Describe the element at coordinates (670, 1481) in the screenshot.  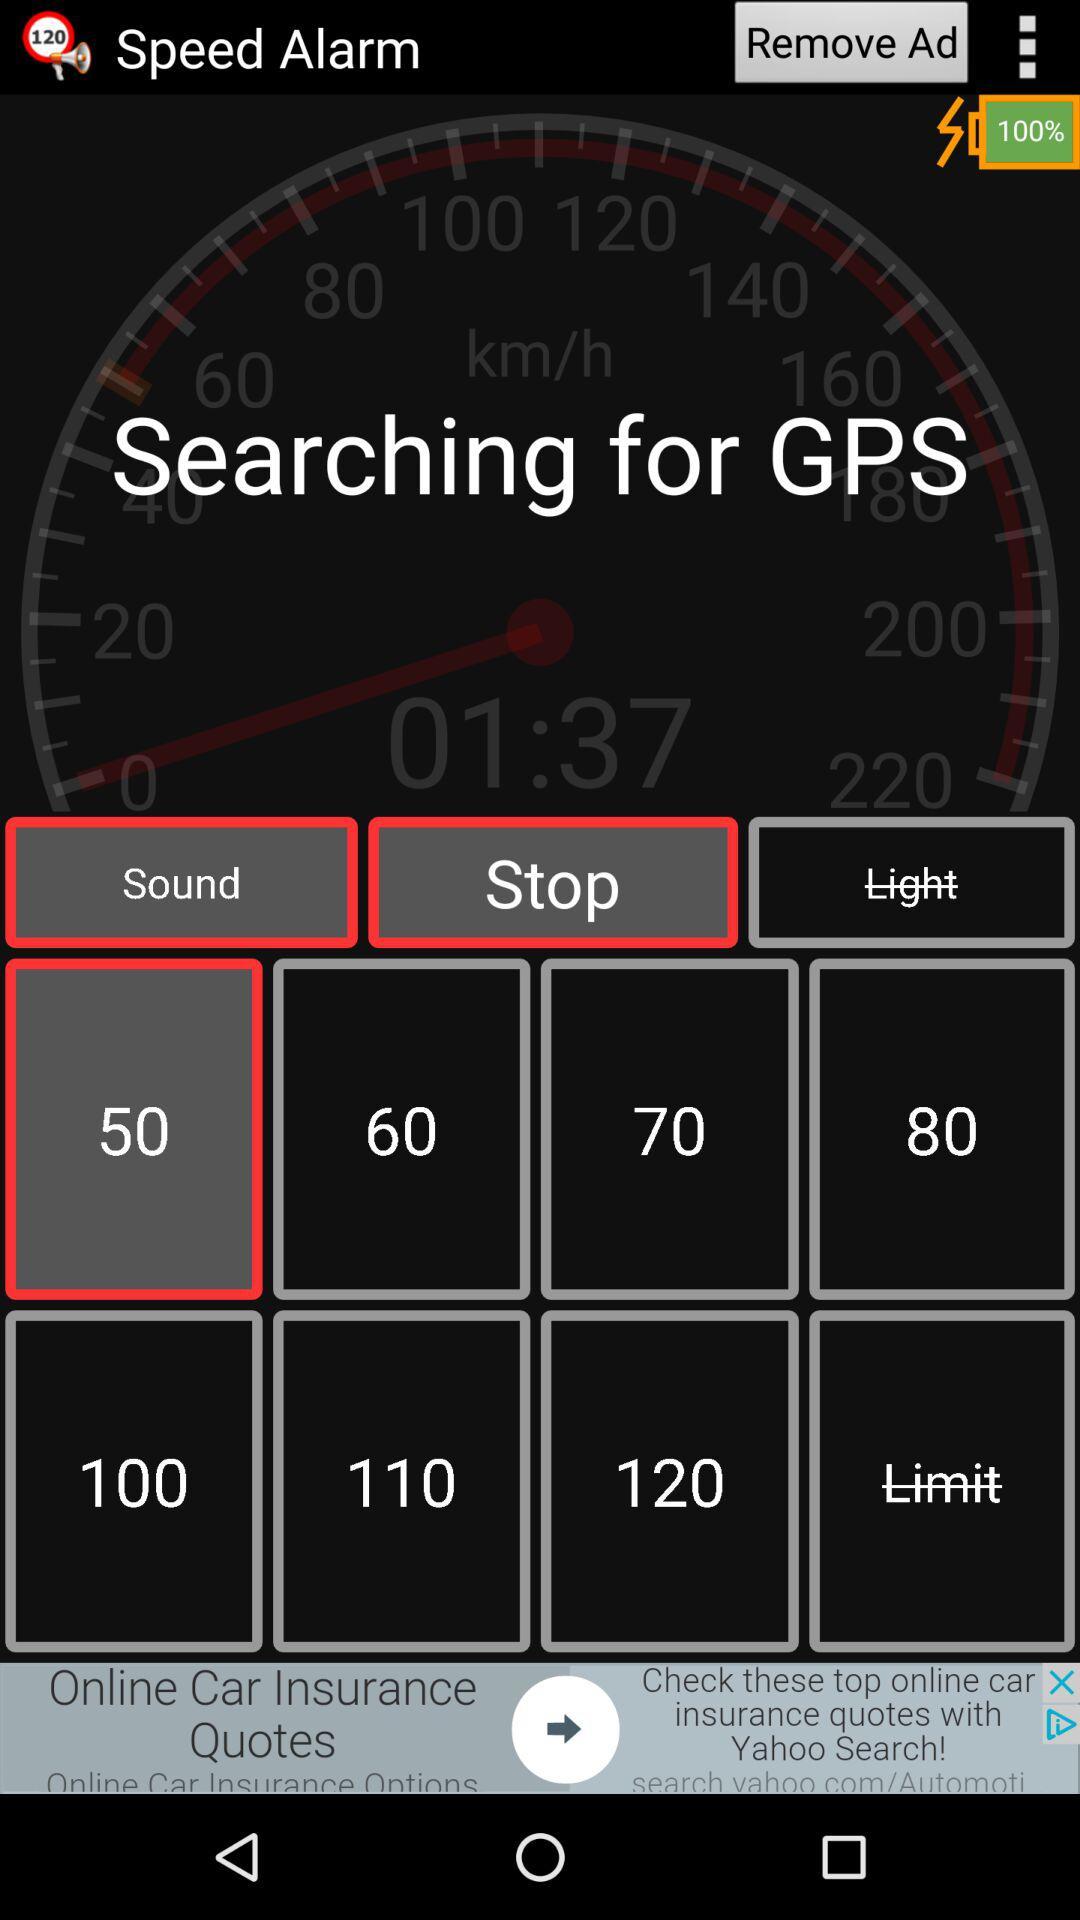
I see `the button which is next to 110` at that location.